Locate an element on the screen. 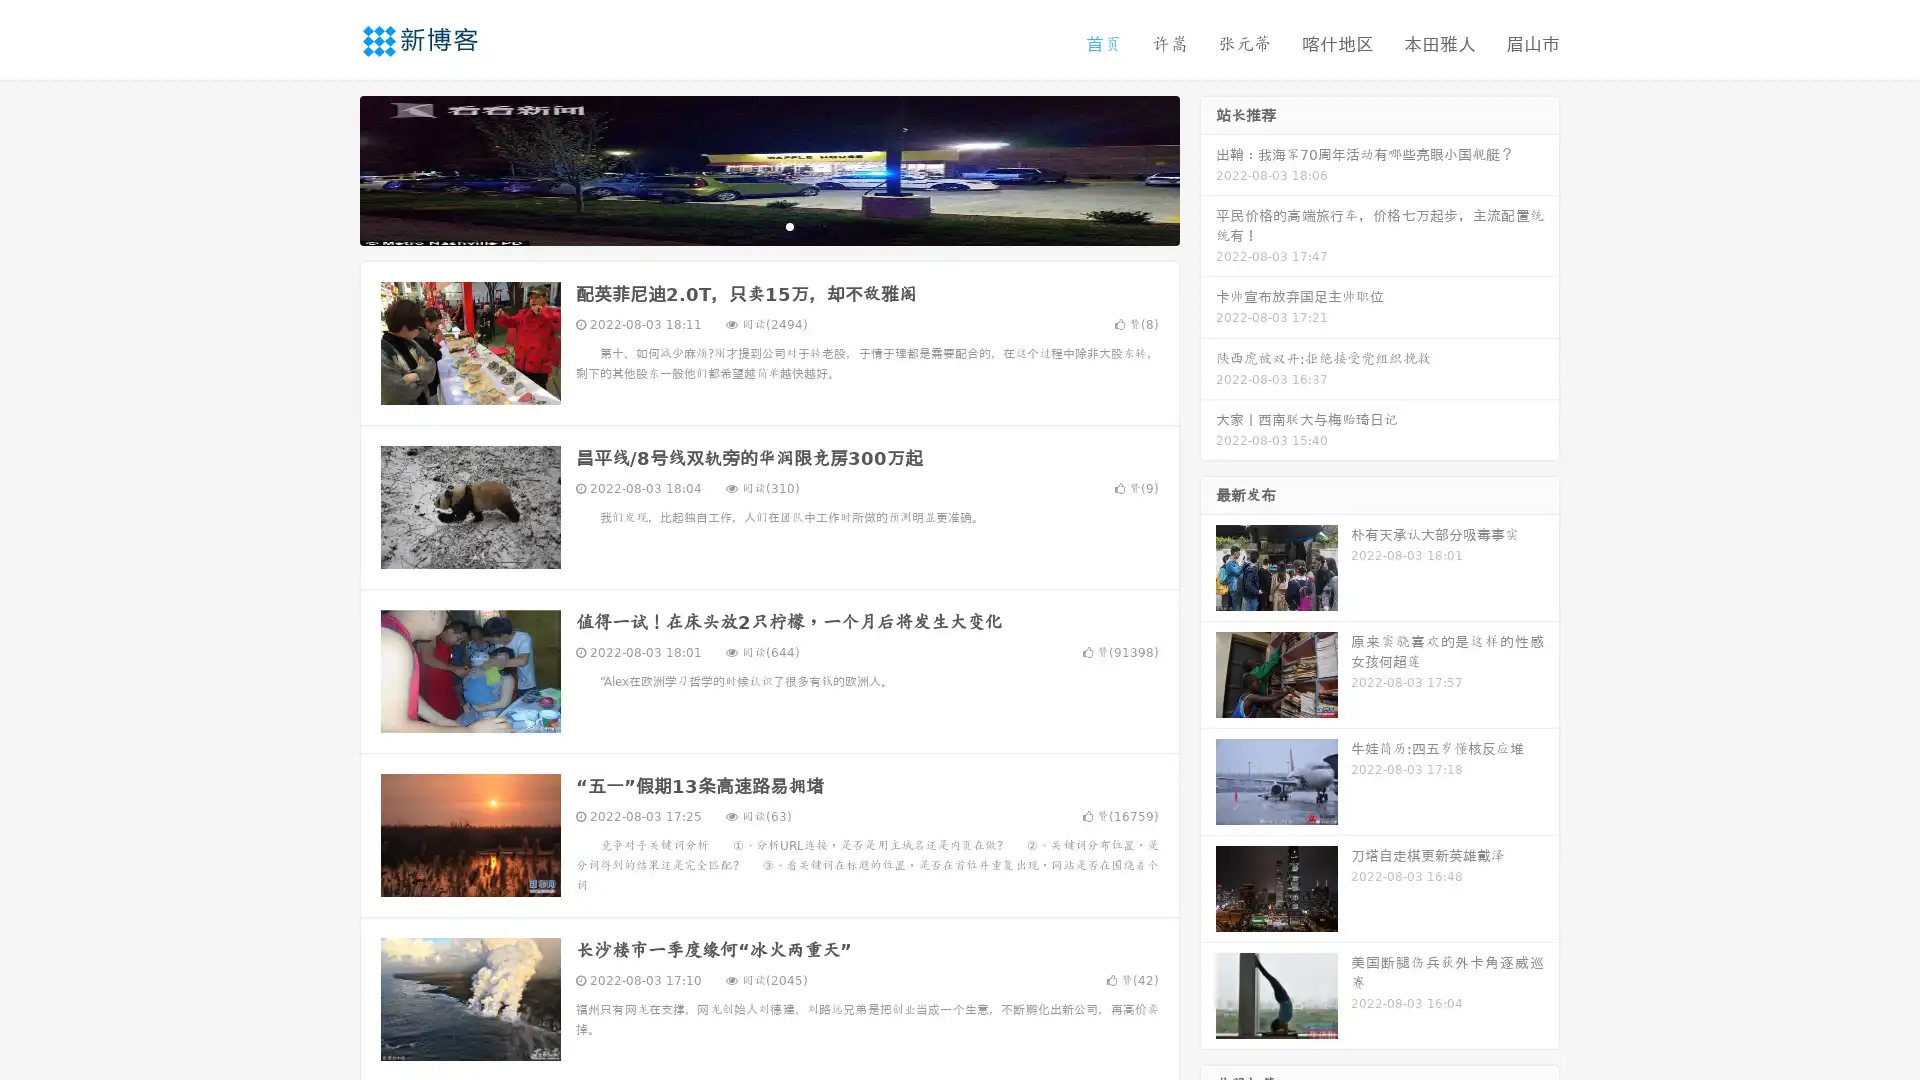 The image size is (1920, 1080). Go to slide 3 is located at coordinates (789, 225).